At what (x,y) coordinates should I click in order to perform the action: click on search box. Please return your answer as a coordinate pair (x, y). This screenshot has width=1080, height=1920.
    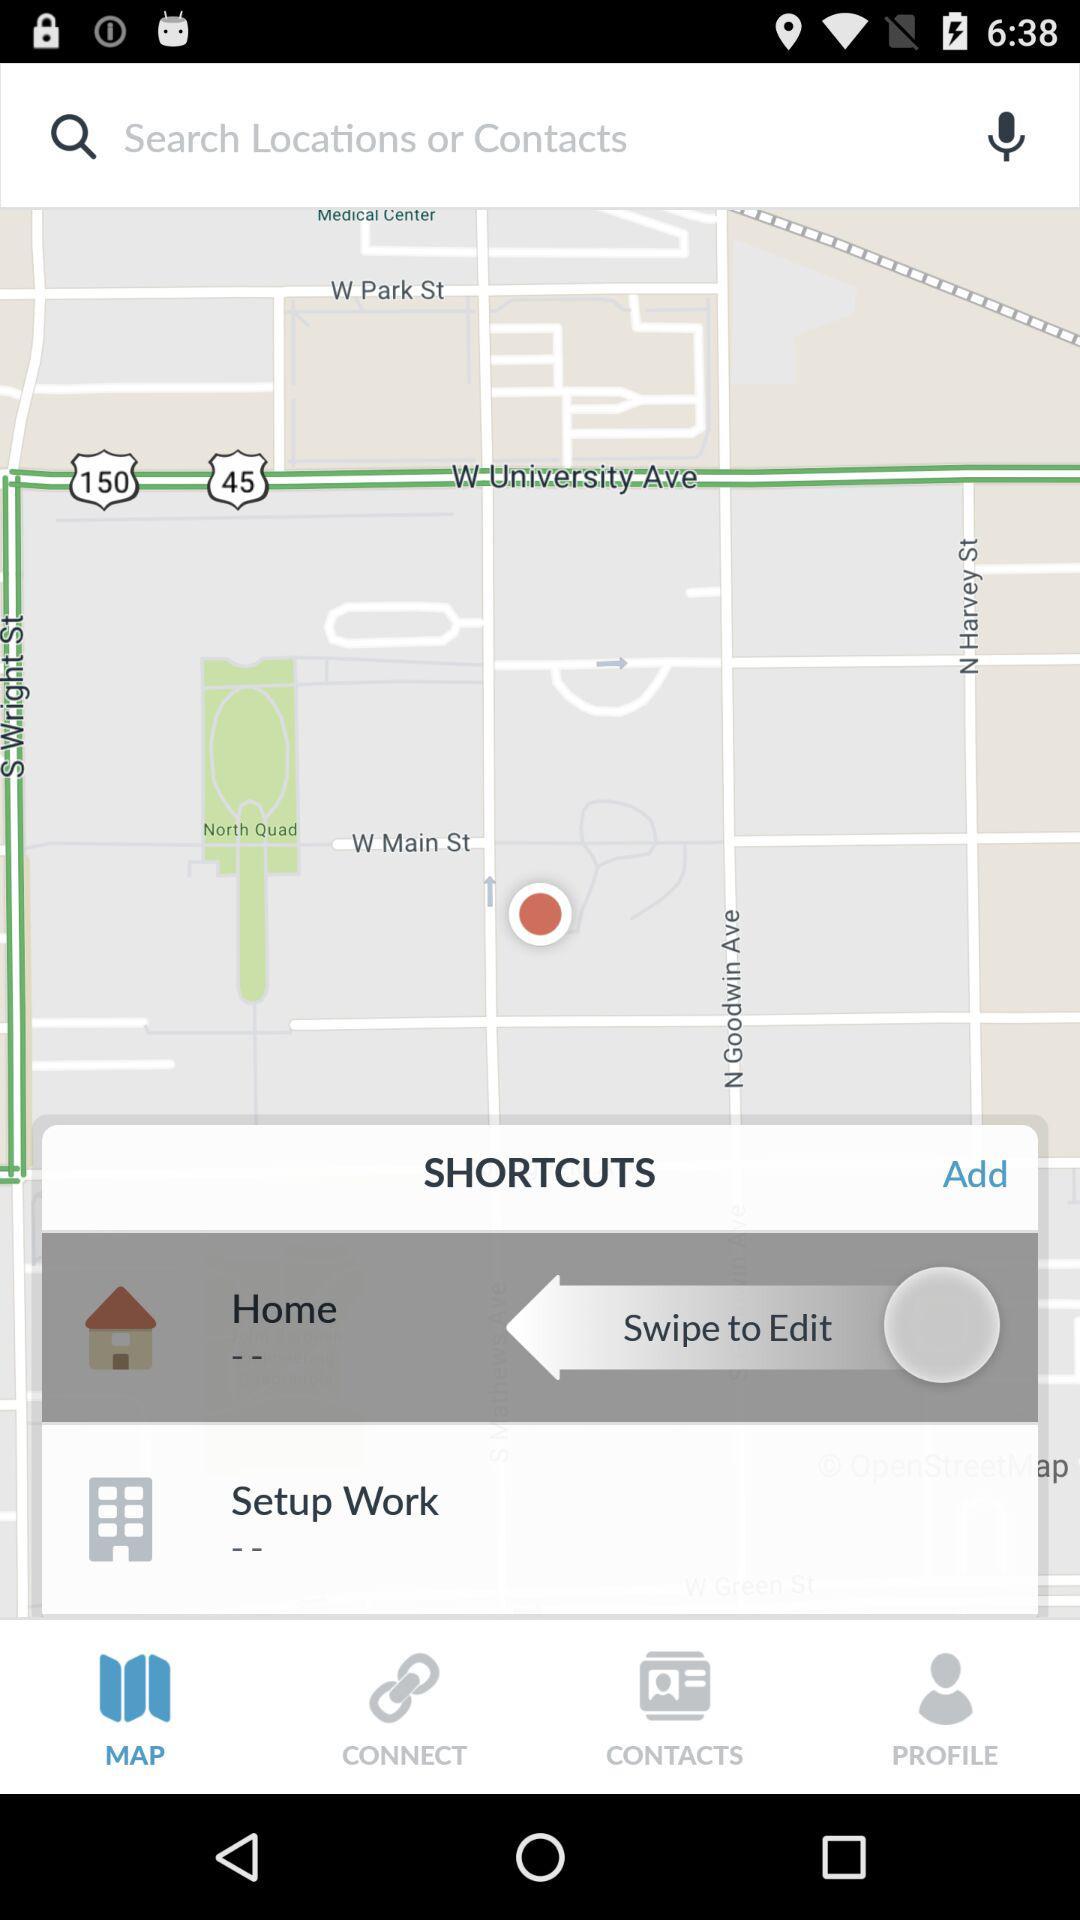
    Looking at the image, I should click on (507, 135).